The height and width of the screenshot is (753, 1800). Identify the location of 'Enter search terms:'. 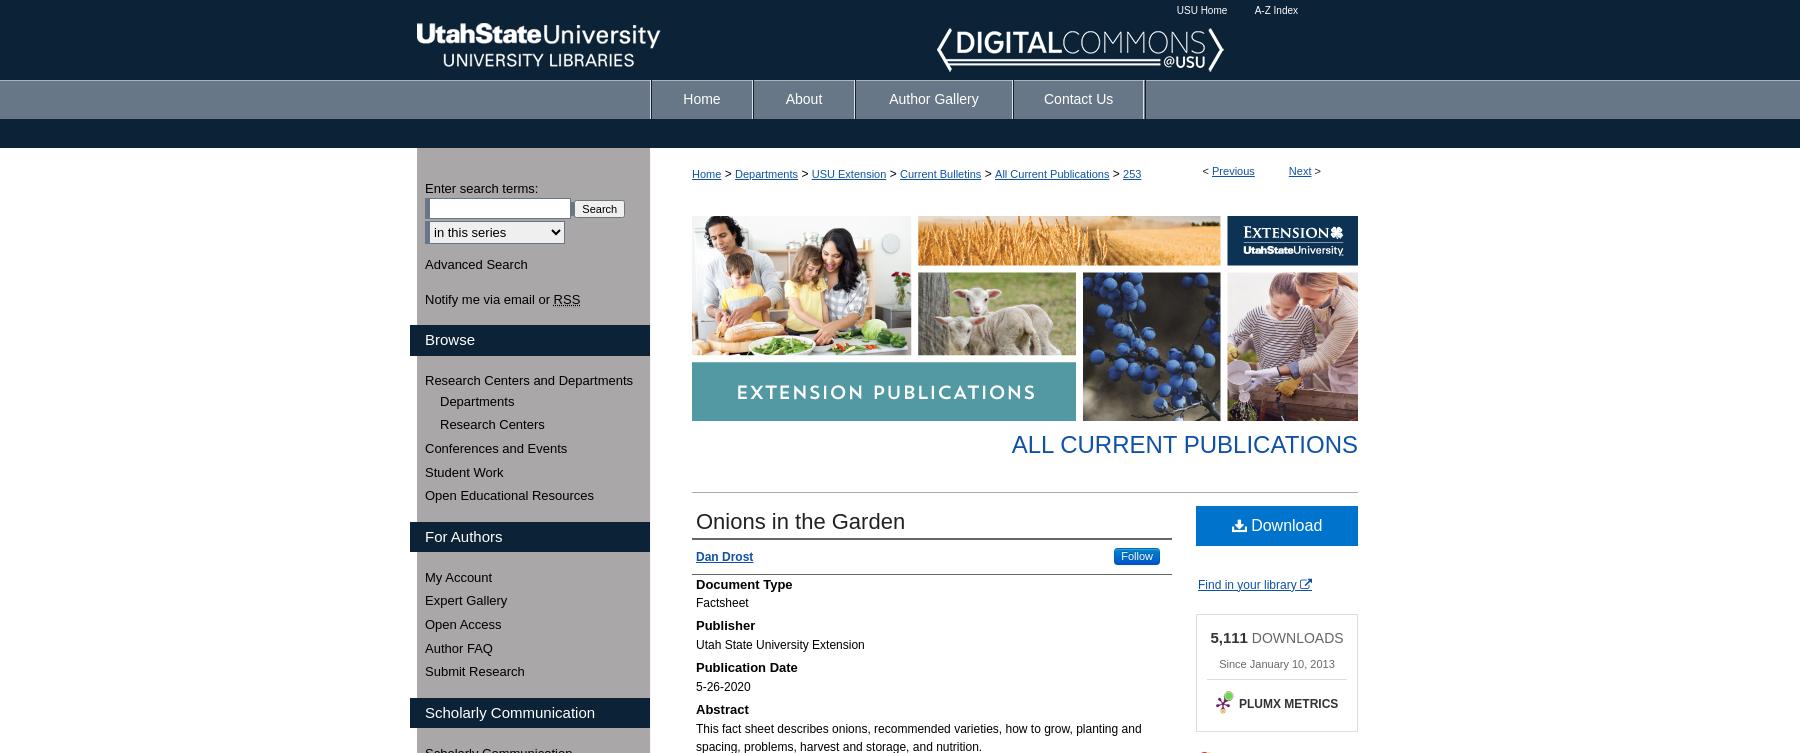
(480, 187).